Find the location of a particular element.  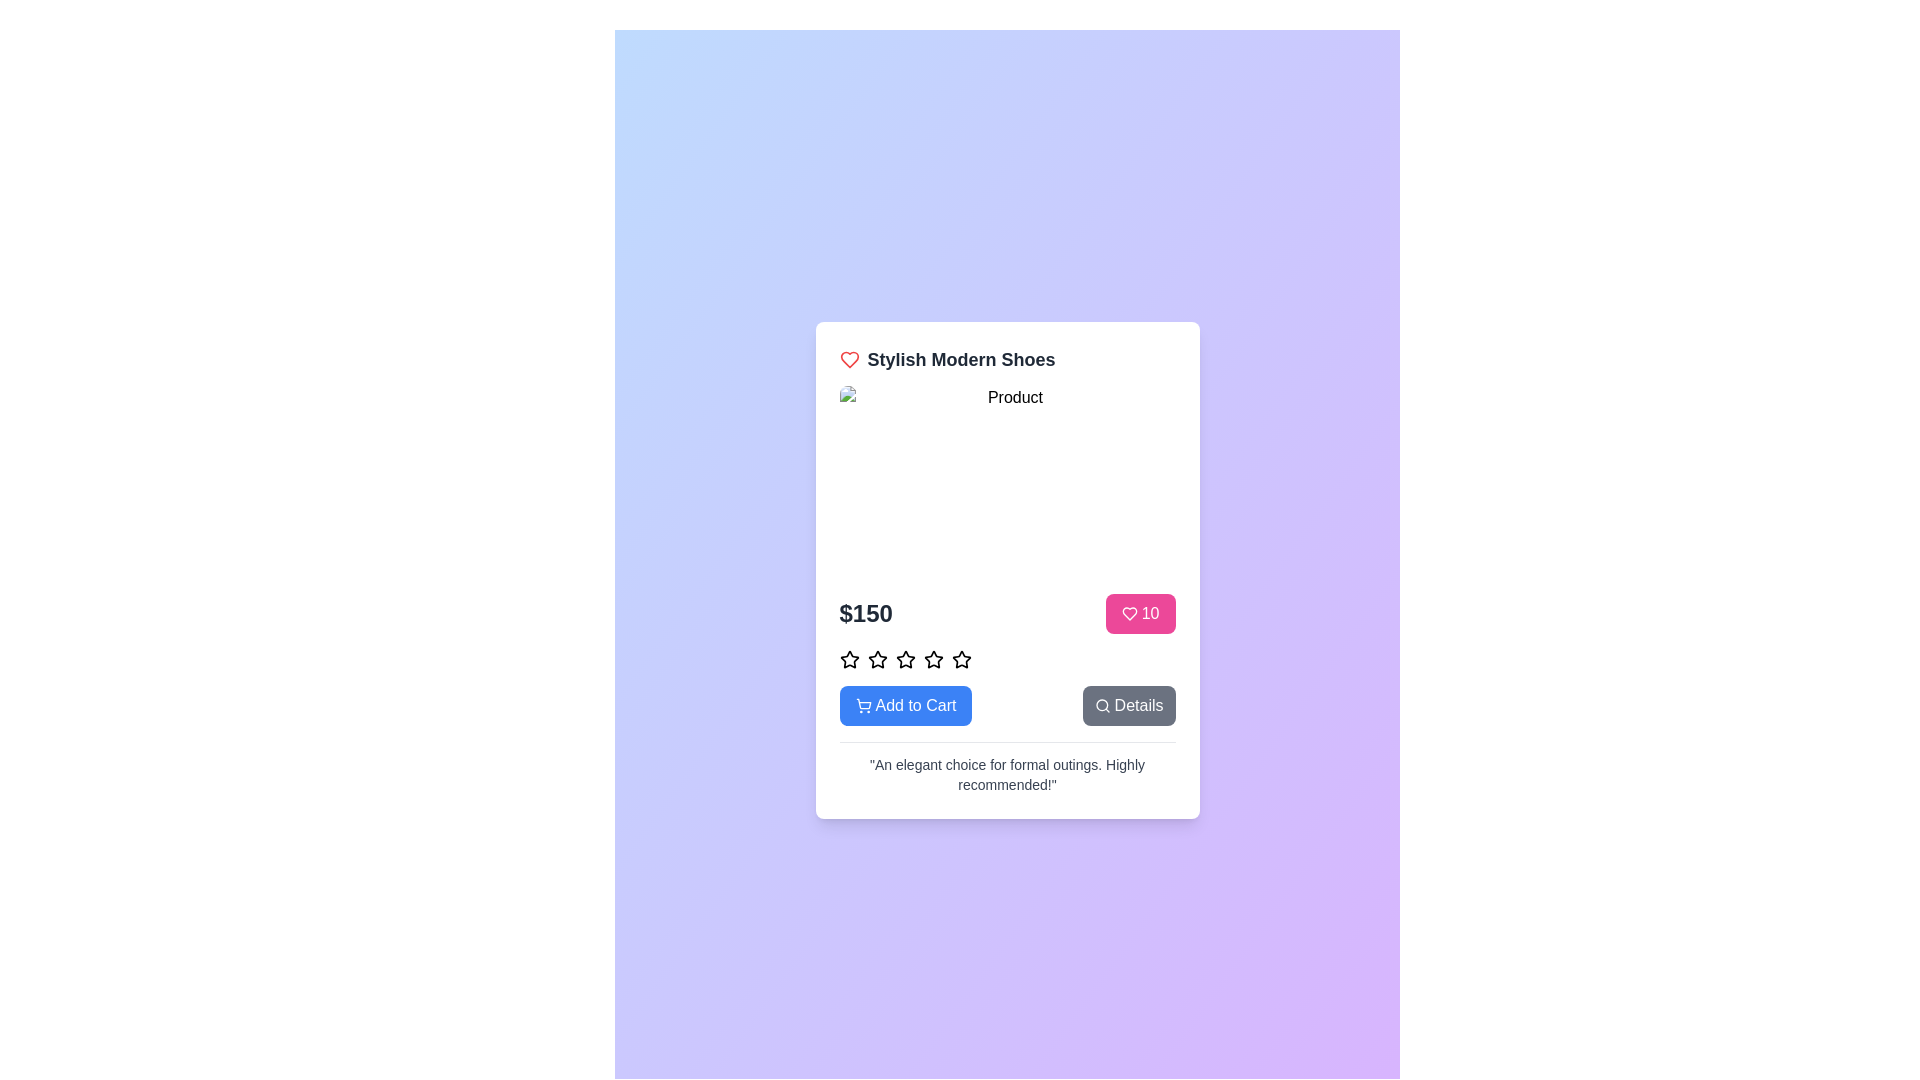

the heart SVG icon located to the right of the price tag ($150) and aligned with the pink label displaying '10' is located at coordinates (849, 358).